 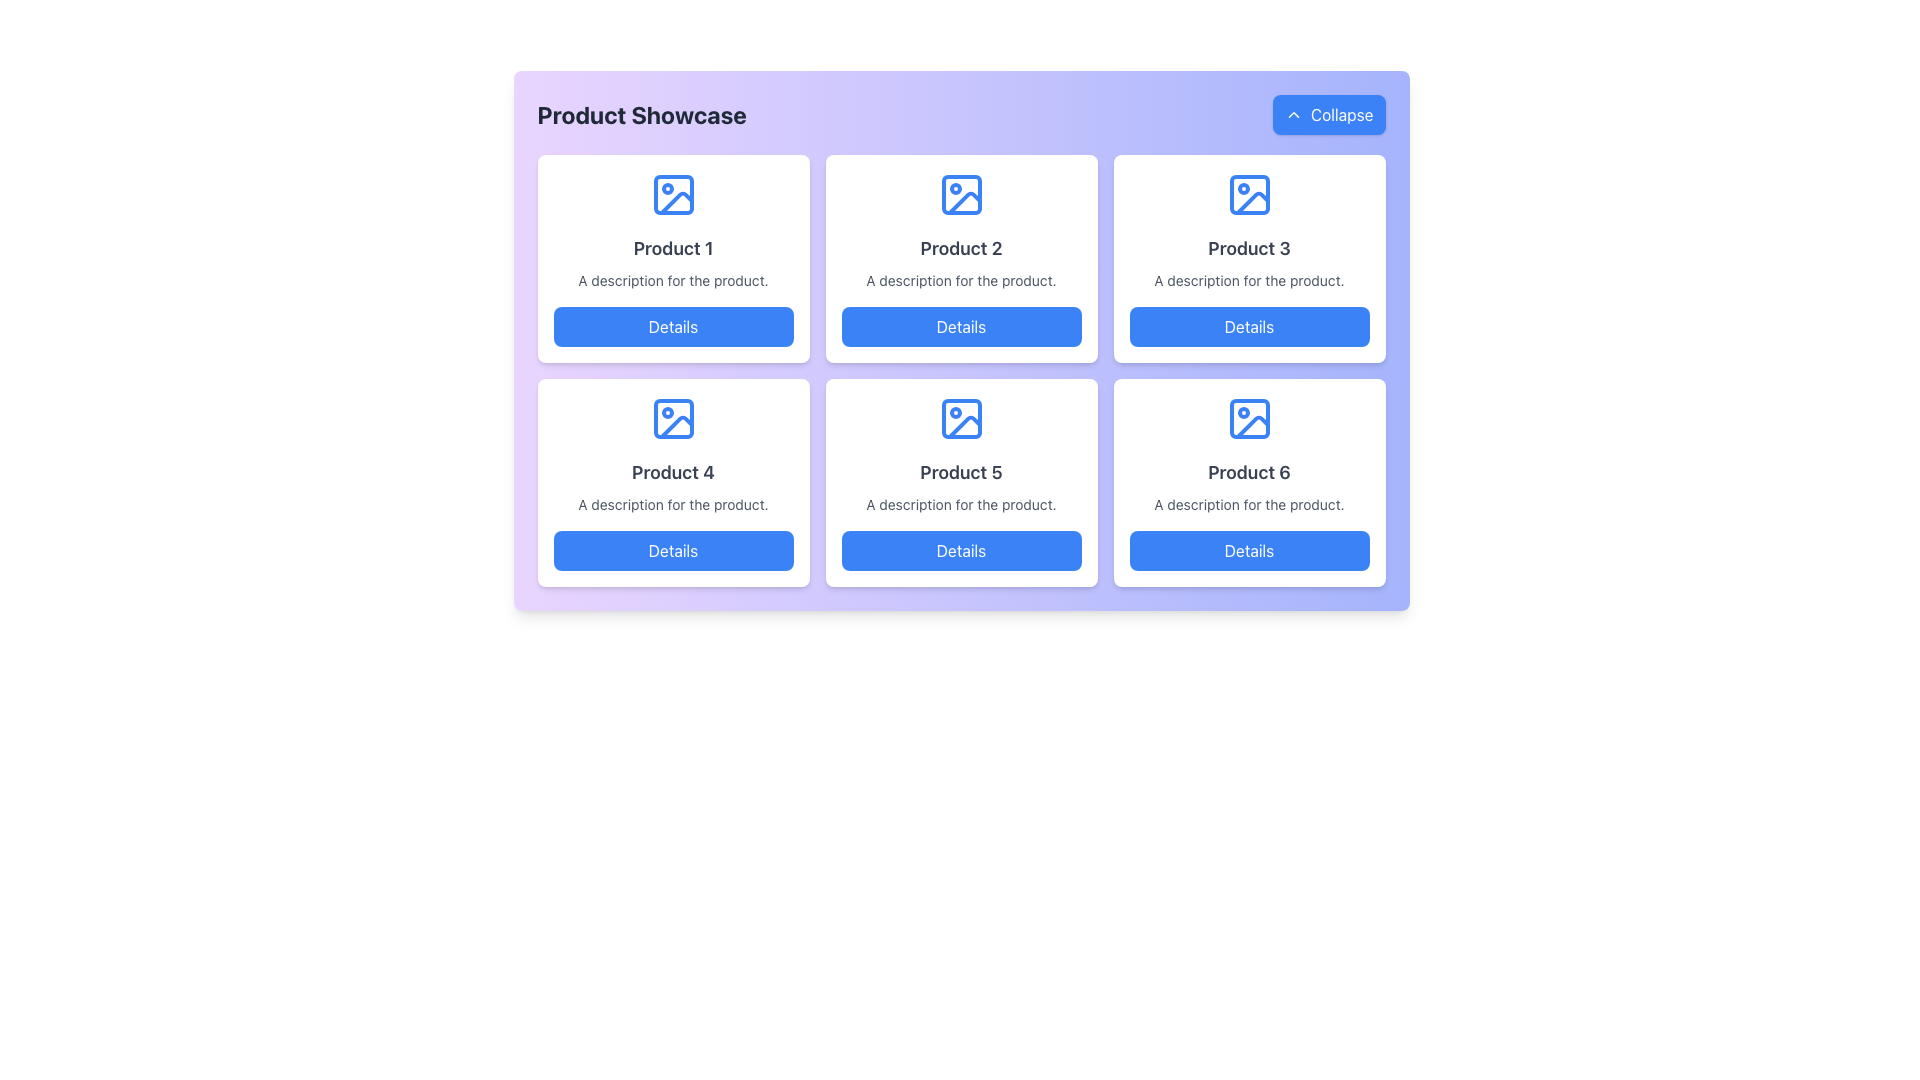 I want to click on the 'Details' button on the product display card located in the bottom-right corner of the grid layout, so click(x=1248, y=482).